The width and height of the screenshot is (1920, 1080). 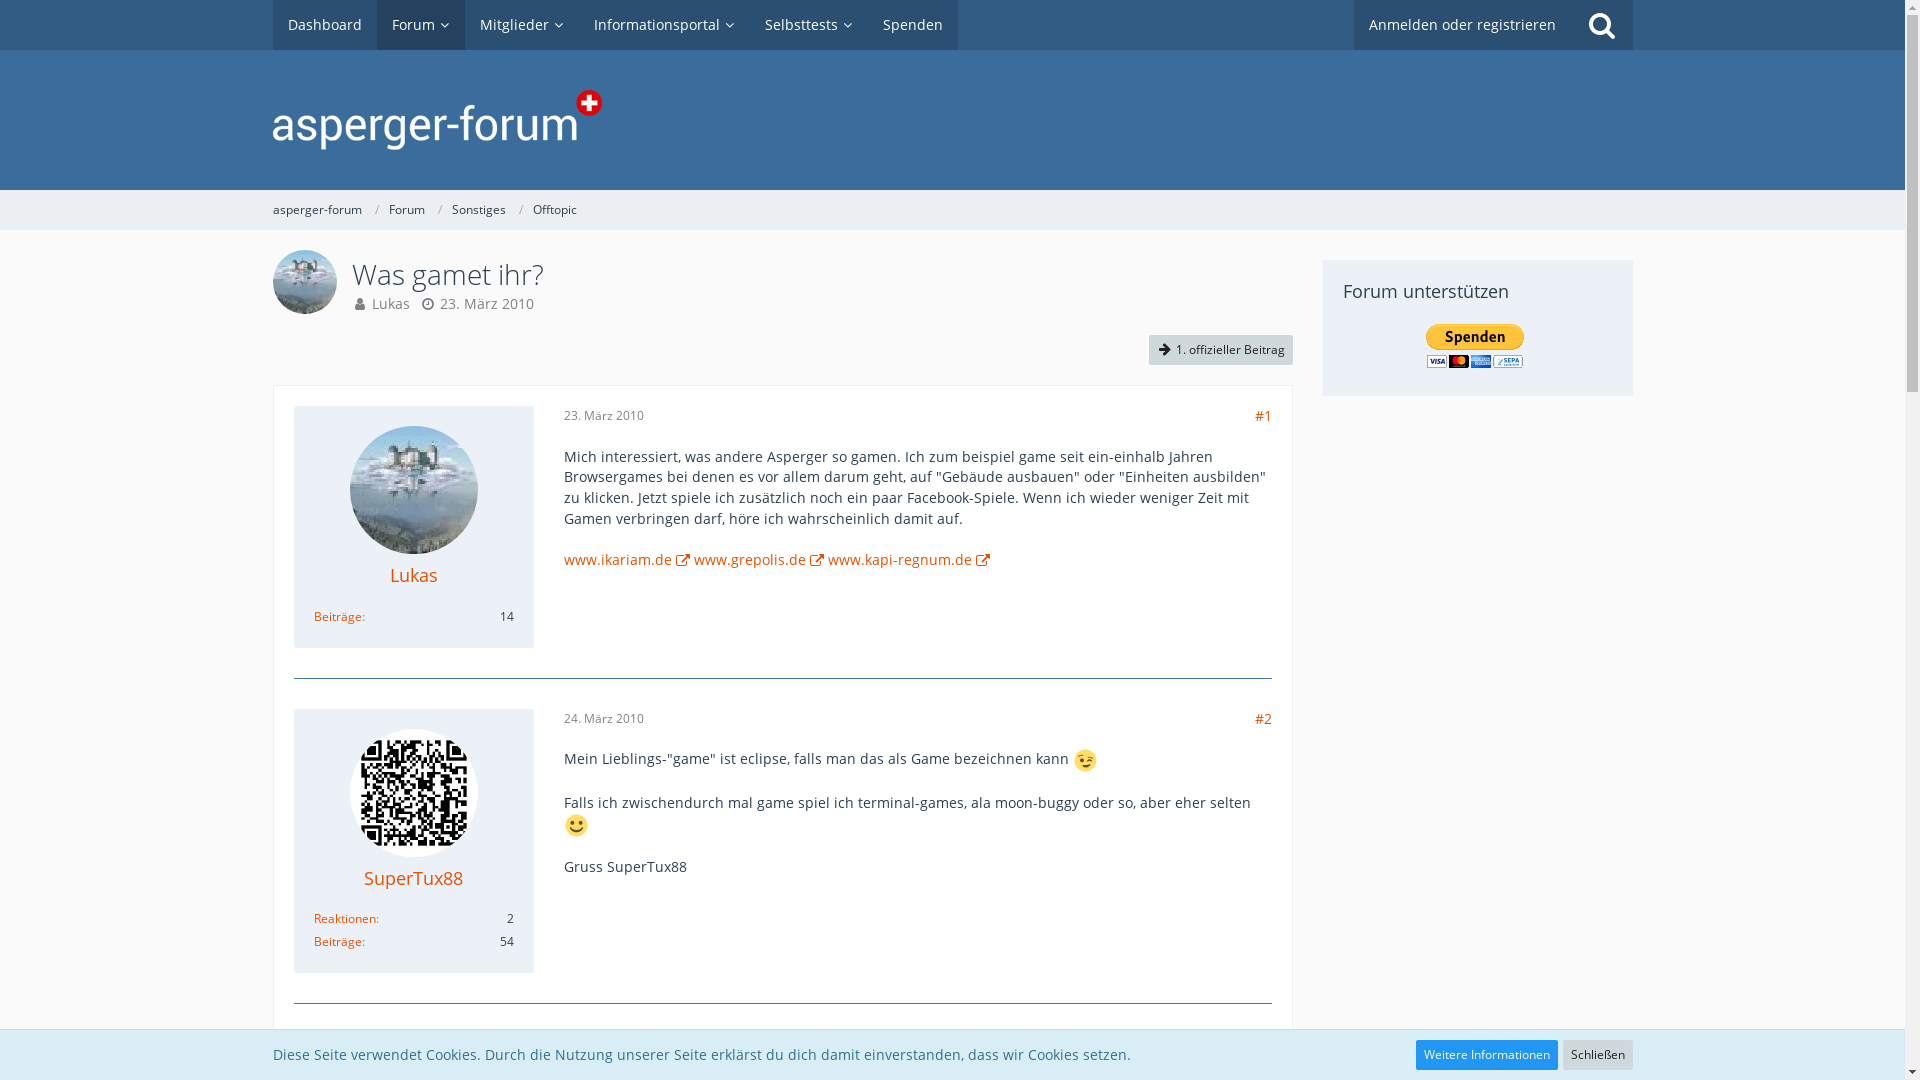 What do you see at coordinates (324, 24) in the screenshot?
I see `'Dashboard'` at bounding box center [324, 24].